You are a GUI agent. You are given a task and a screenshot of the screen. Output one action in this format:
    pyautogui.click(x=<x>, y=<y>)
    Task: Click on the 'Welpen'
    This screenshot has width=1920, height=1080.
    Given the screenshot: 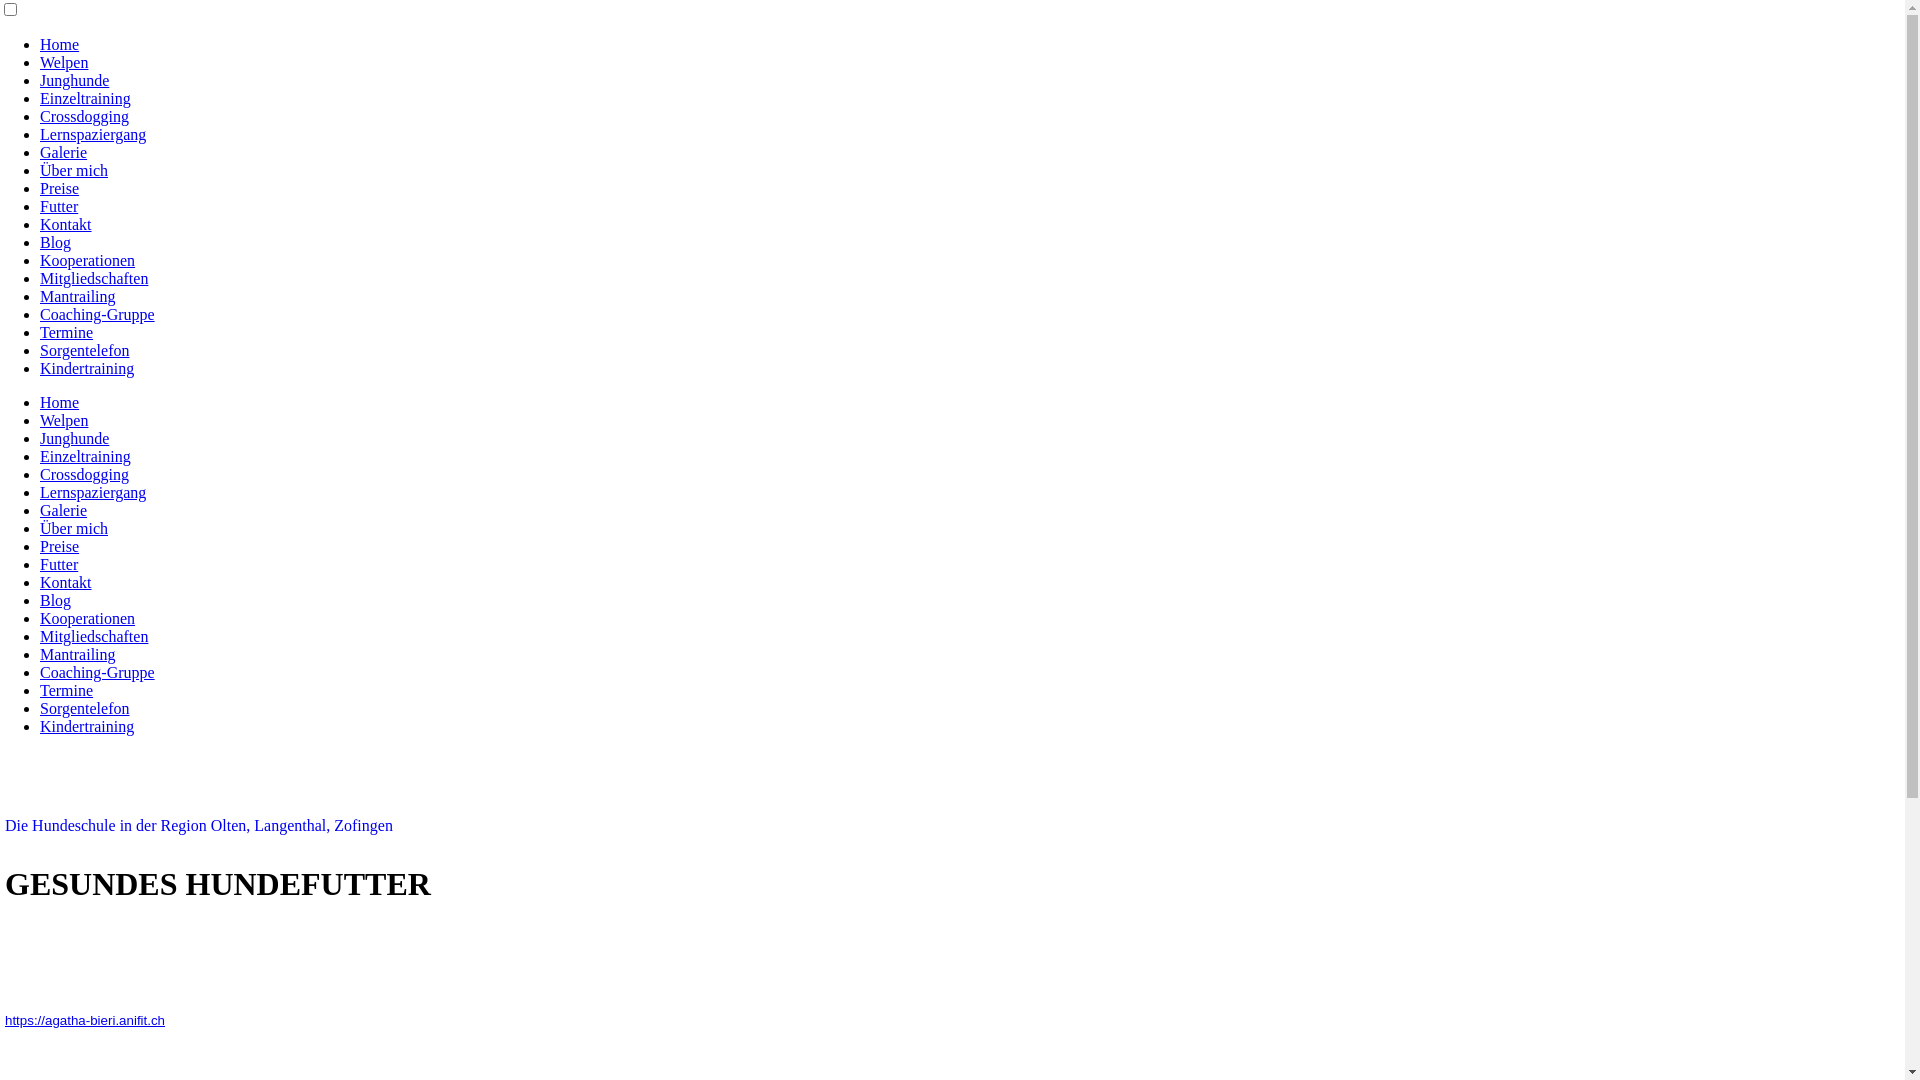 What is the action you would take?
    pyautogui.click(x=63, y=61)
    